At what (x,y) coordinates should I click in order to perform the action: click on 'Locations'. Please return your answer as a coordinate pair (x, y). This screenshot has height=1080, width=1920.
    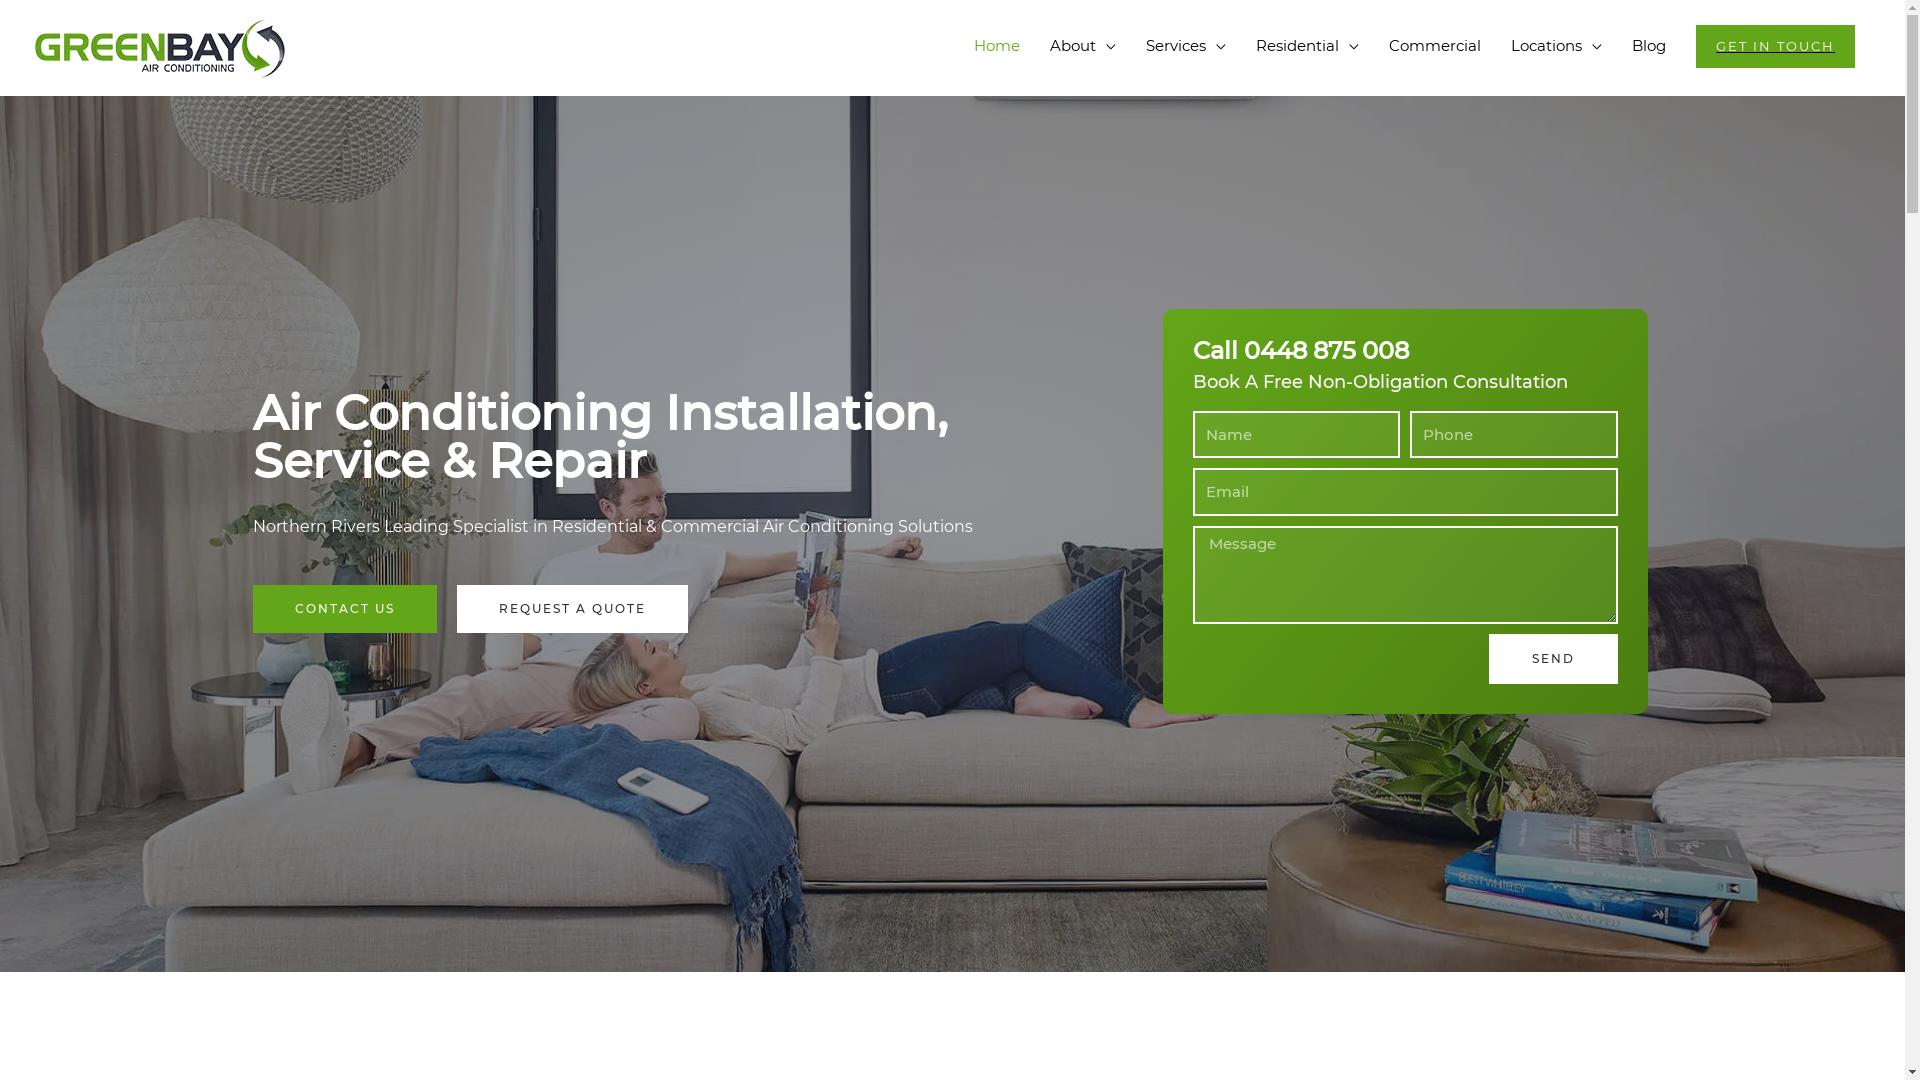
    Looking at the image, I should click on (1555, 45).